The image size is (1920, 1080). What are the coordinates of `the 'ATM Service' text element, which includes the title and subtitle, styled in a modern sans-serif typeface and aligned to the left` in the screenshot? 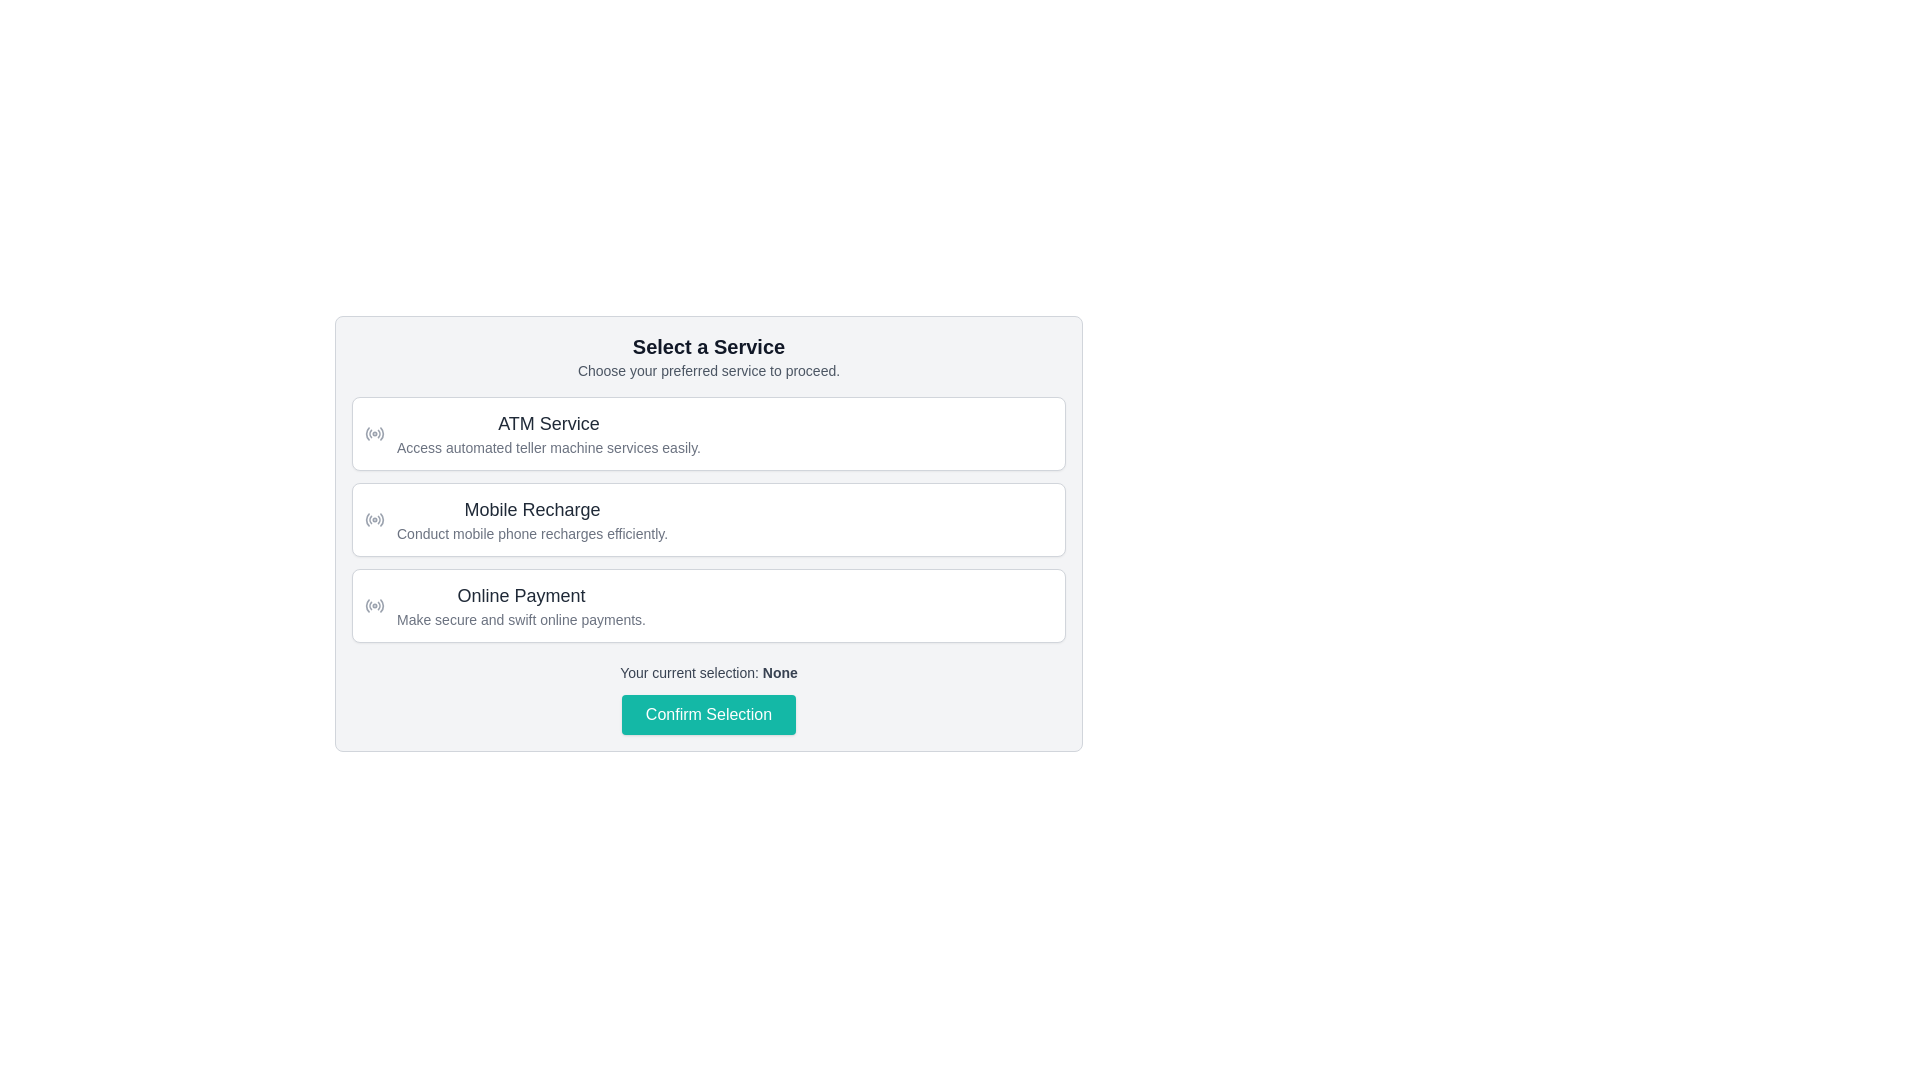 It's located at (548, 433).